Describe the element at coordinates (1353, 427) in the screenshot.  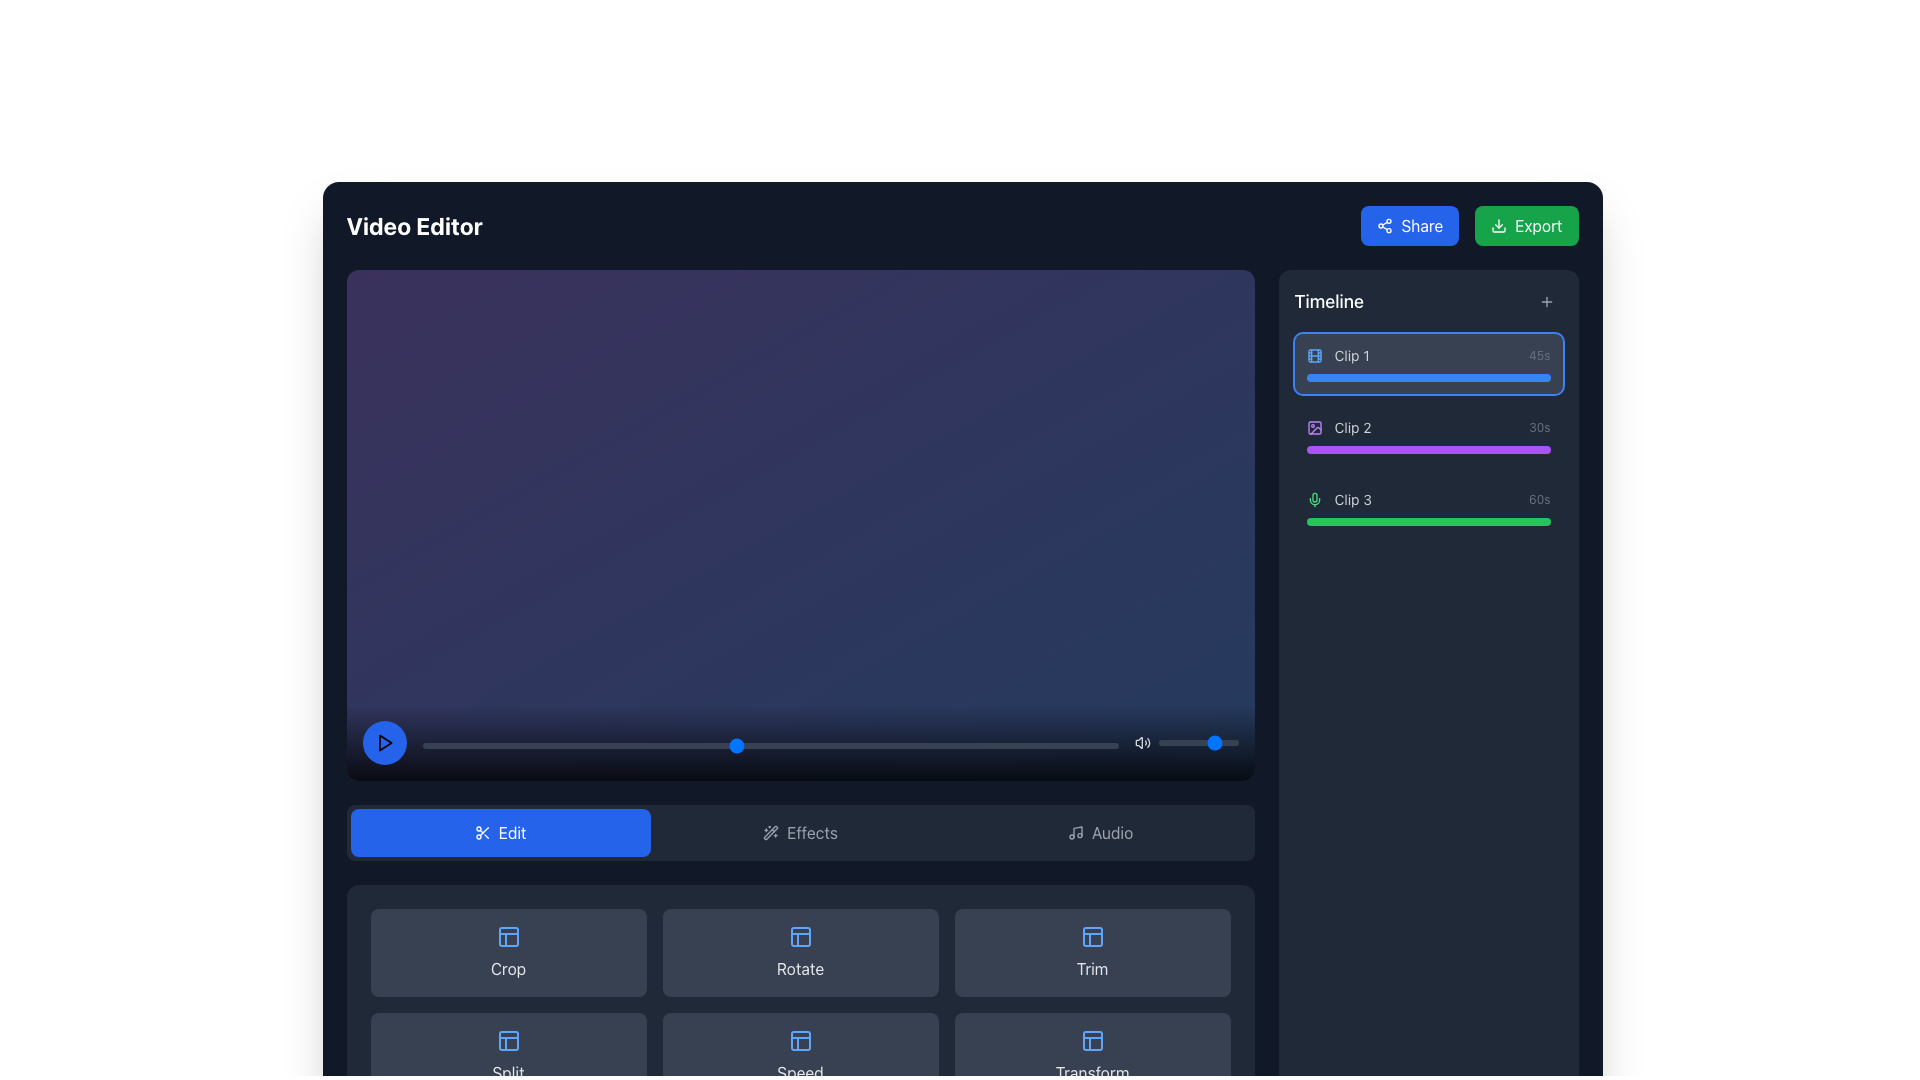
I see `the text label identifying 'Clip 2' in the timeline of the video editor to read its content` at that location.